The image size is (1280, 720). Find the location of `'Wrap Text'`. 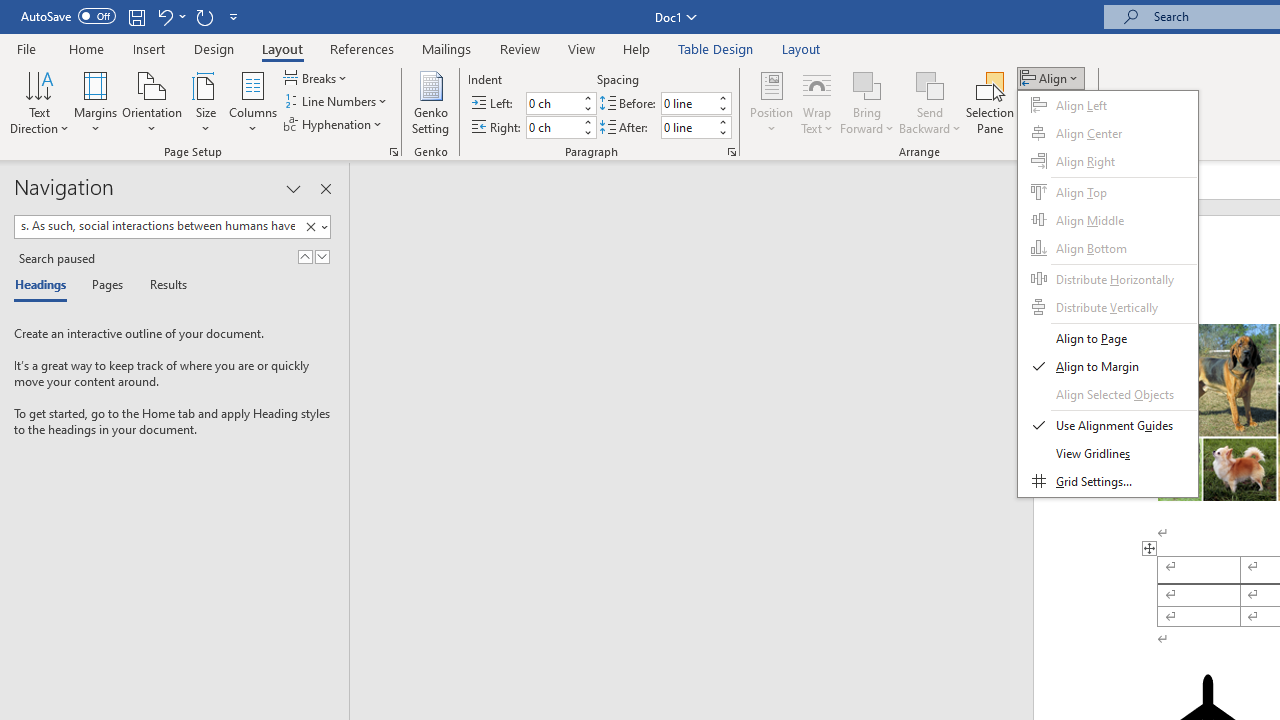

'Wrap Text' is located at coordinates (817, 103).